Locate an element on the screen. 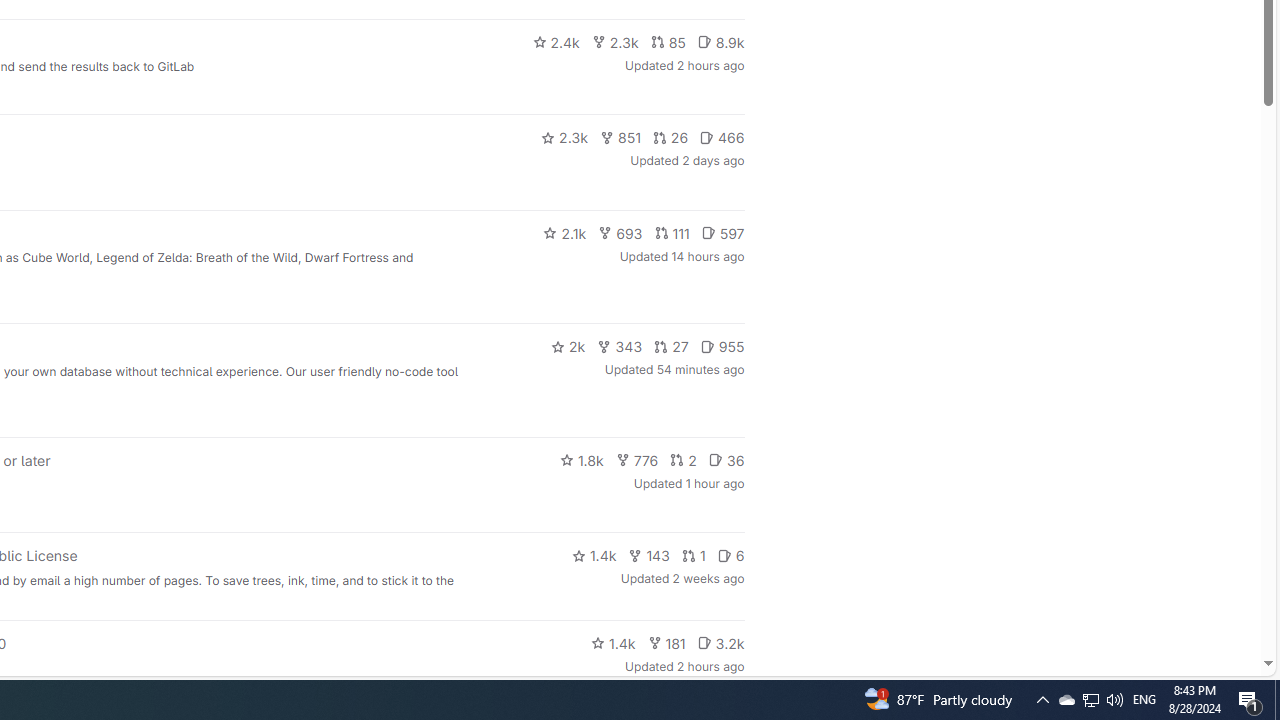  '955' is located at coordinates (721, 346).